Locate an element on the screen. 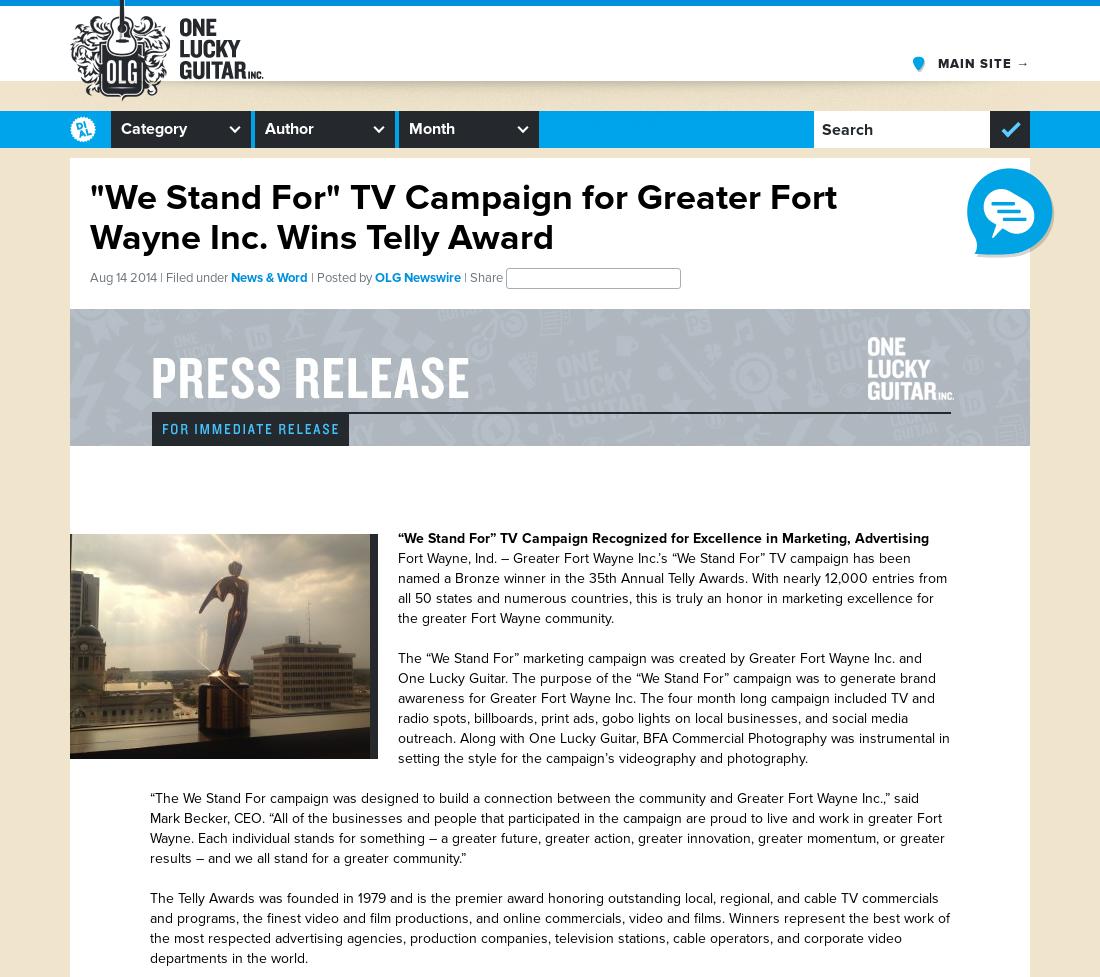  'Fort Wayne, Ind. – Greater Fort Wayne Inc.’s “We Stand For” TV campaign has been named a Bronze winner in the 35th Annual Telly Awards. With nearly 12,000 entries from all 50 states and numerous countries, this is truly an honor in marketing excellence for the greater Fort Wayne community.' is located at coordinates (672, 587).